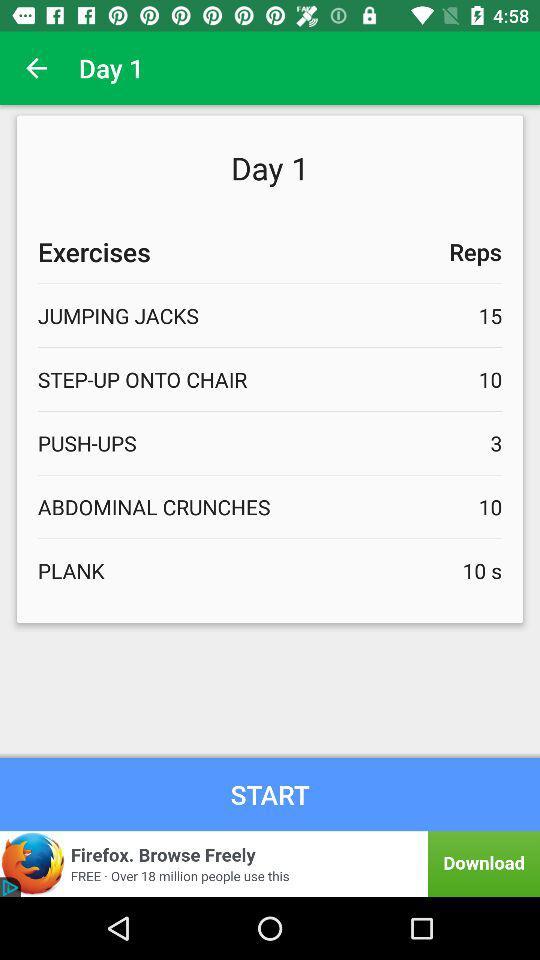 The width and height of the screenshot is (540, 960). Describe the element at coordinates (270, 505) in the screenshot. I see `abdominal crunches` at that location.